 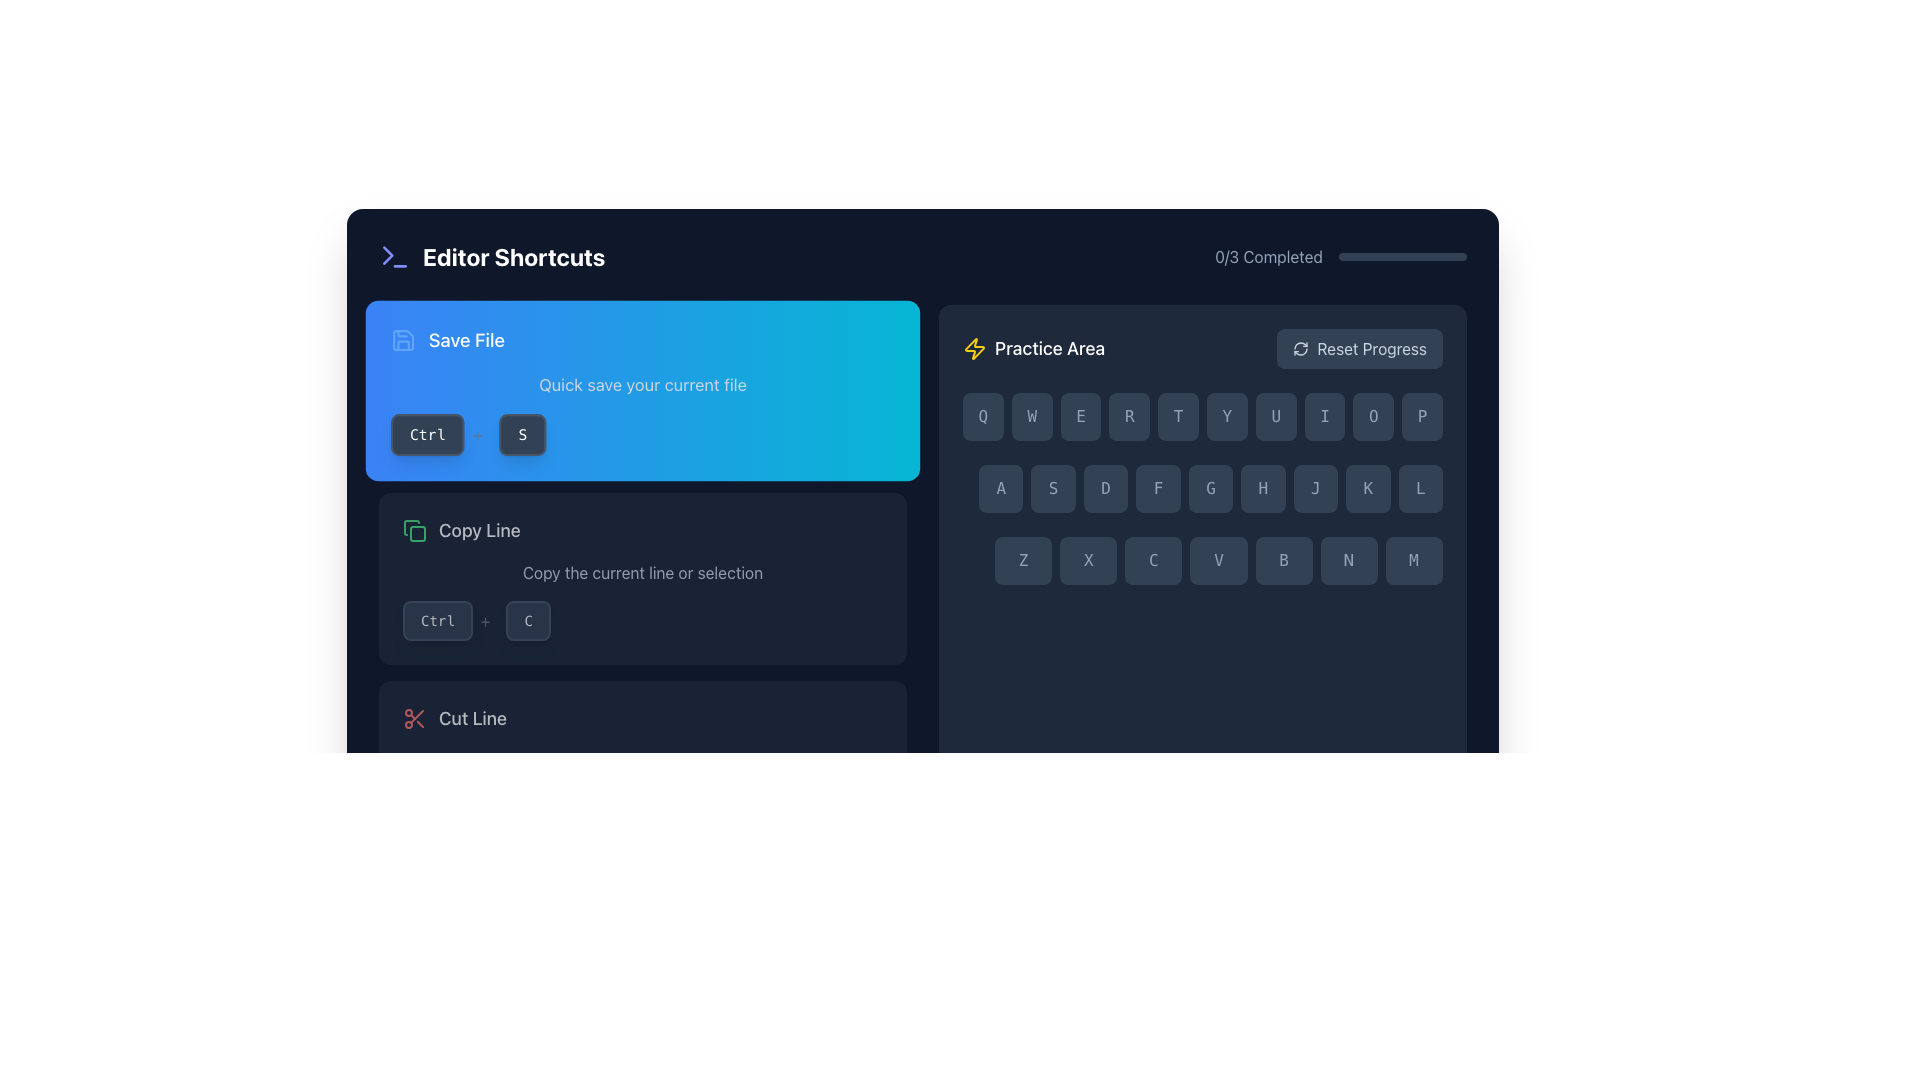 I want to click on the dark rectangle button with rounded corners labeled 'J' in the Practice Area to input the letter 'J', so click(x=1315, y=489).